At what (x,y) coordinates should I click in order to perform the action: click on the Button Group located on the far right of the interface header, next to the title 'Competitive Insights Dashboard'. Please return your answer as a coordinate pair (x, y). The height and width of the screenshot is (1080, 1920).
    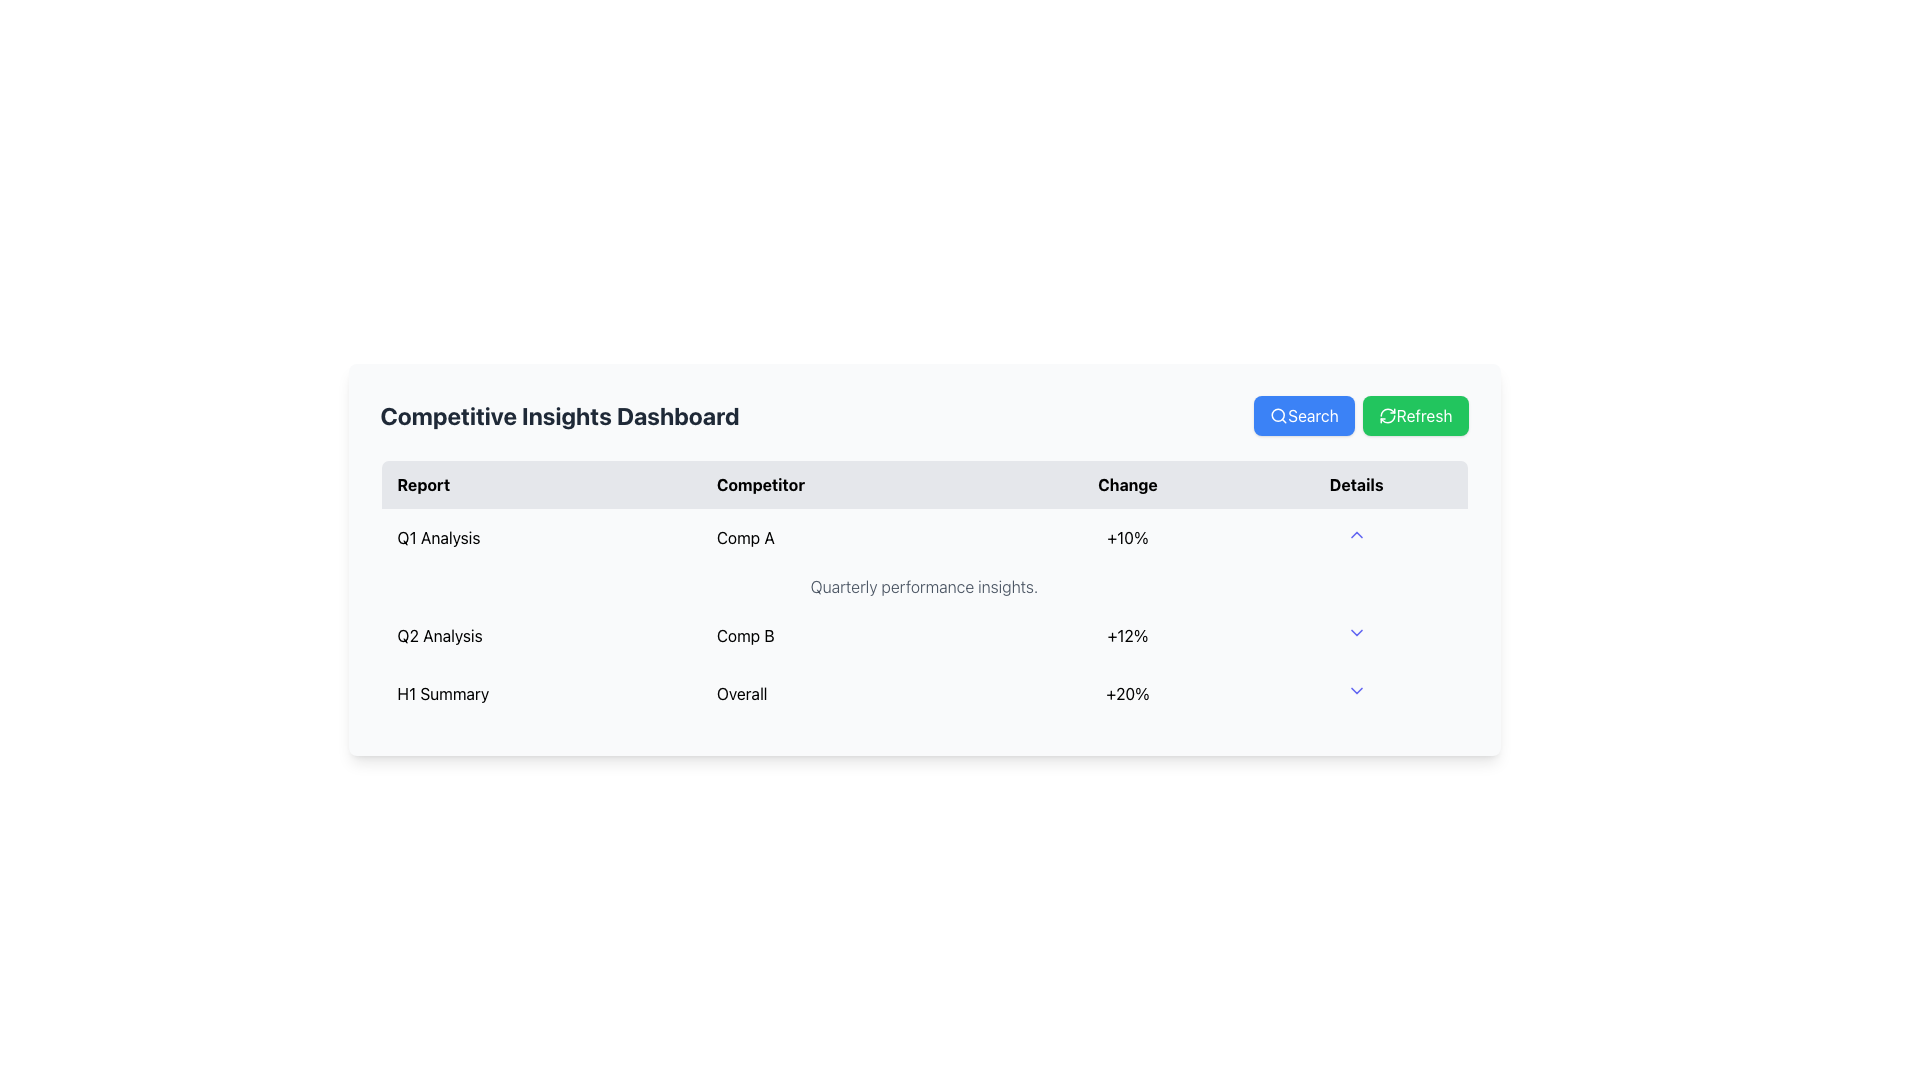
    Looking at the image, I should click on (1360, 415).